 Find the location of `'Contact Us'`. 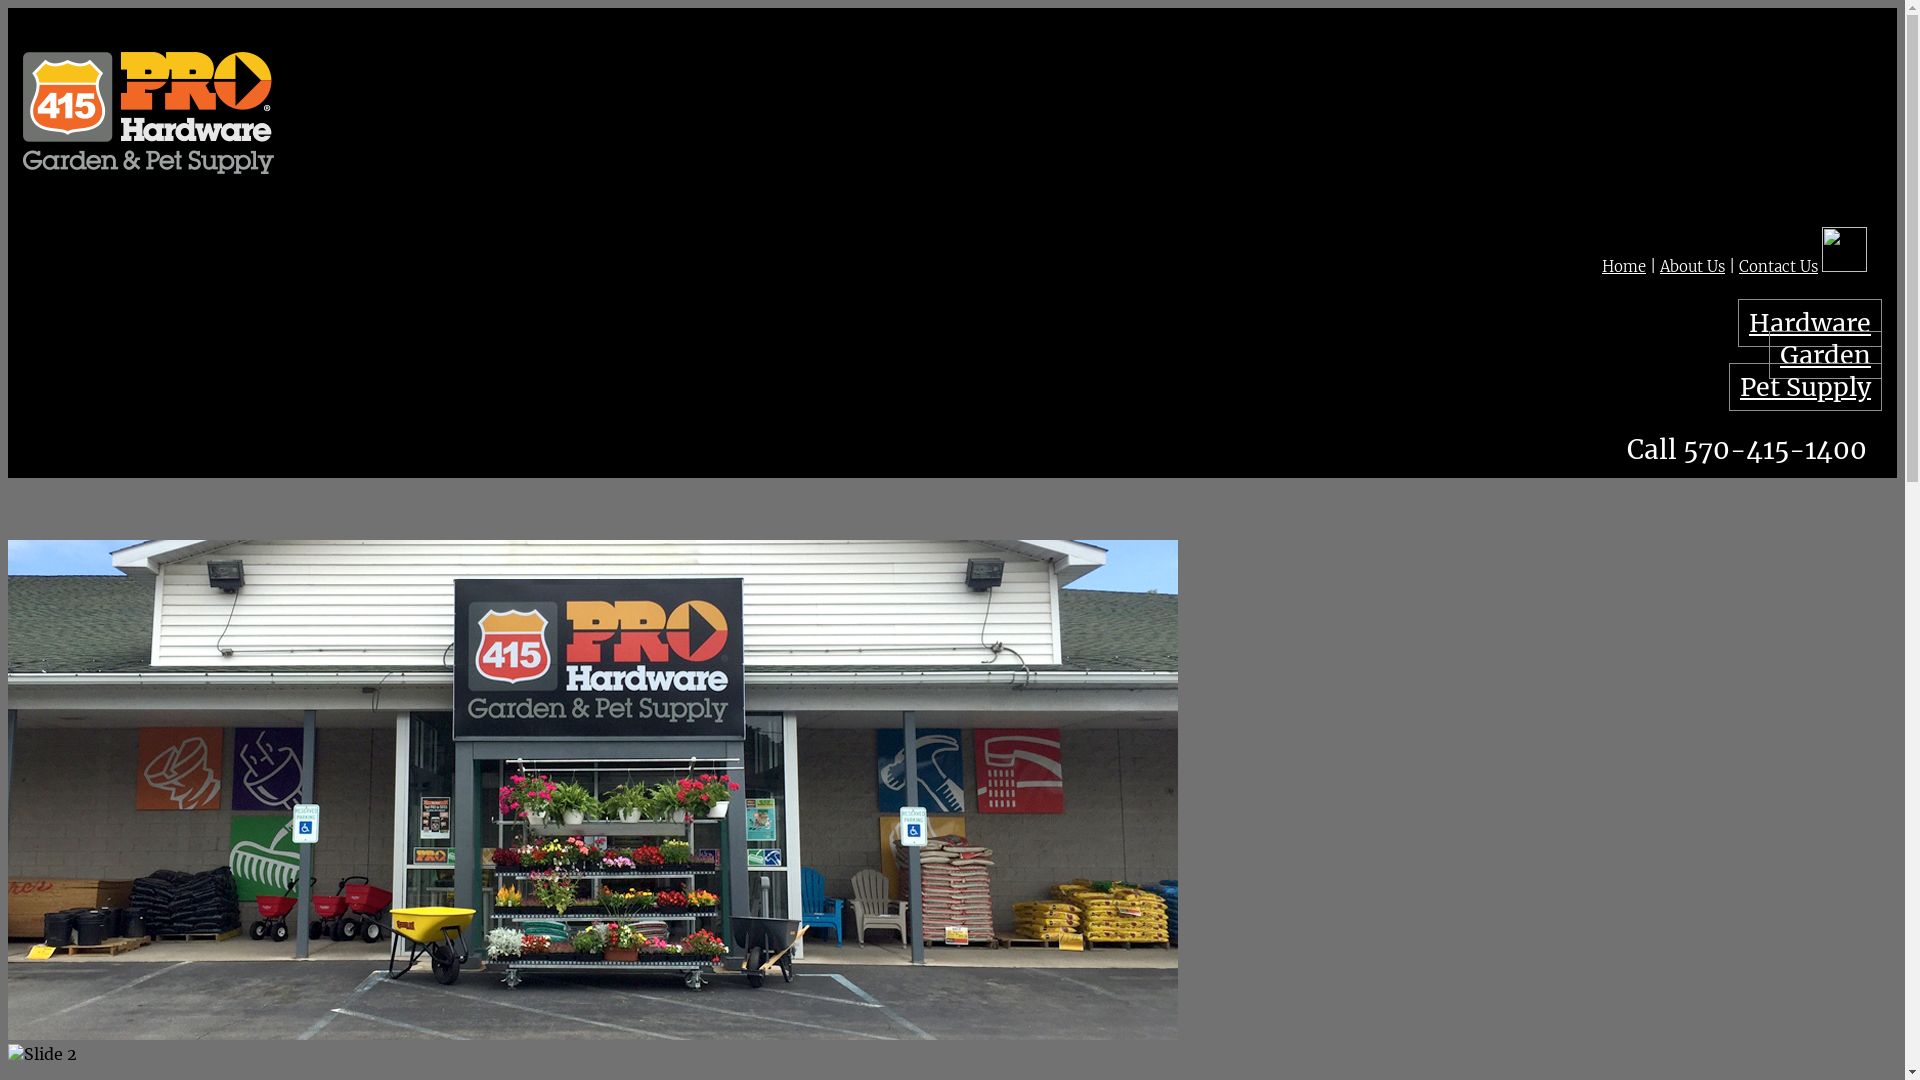

'Contact Us' is located at coordinates (1737, 265).